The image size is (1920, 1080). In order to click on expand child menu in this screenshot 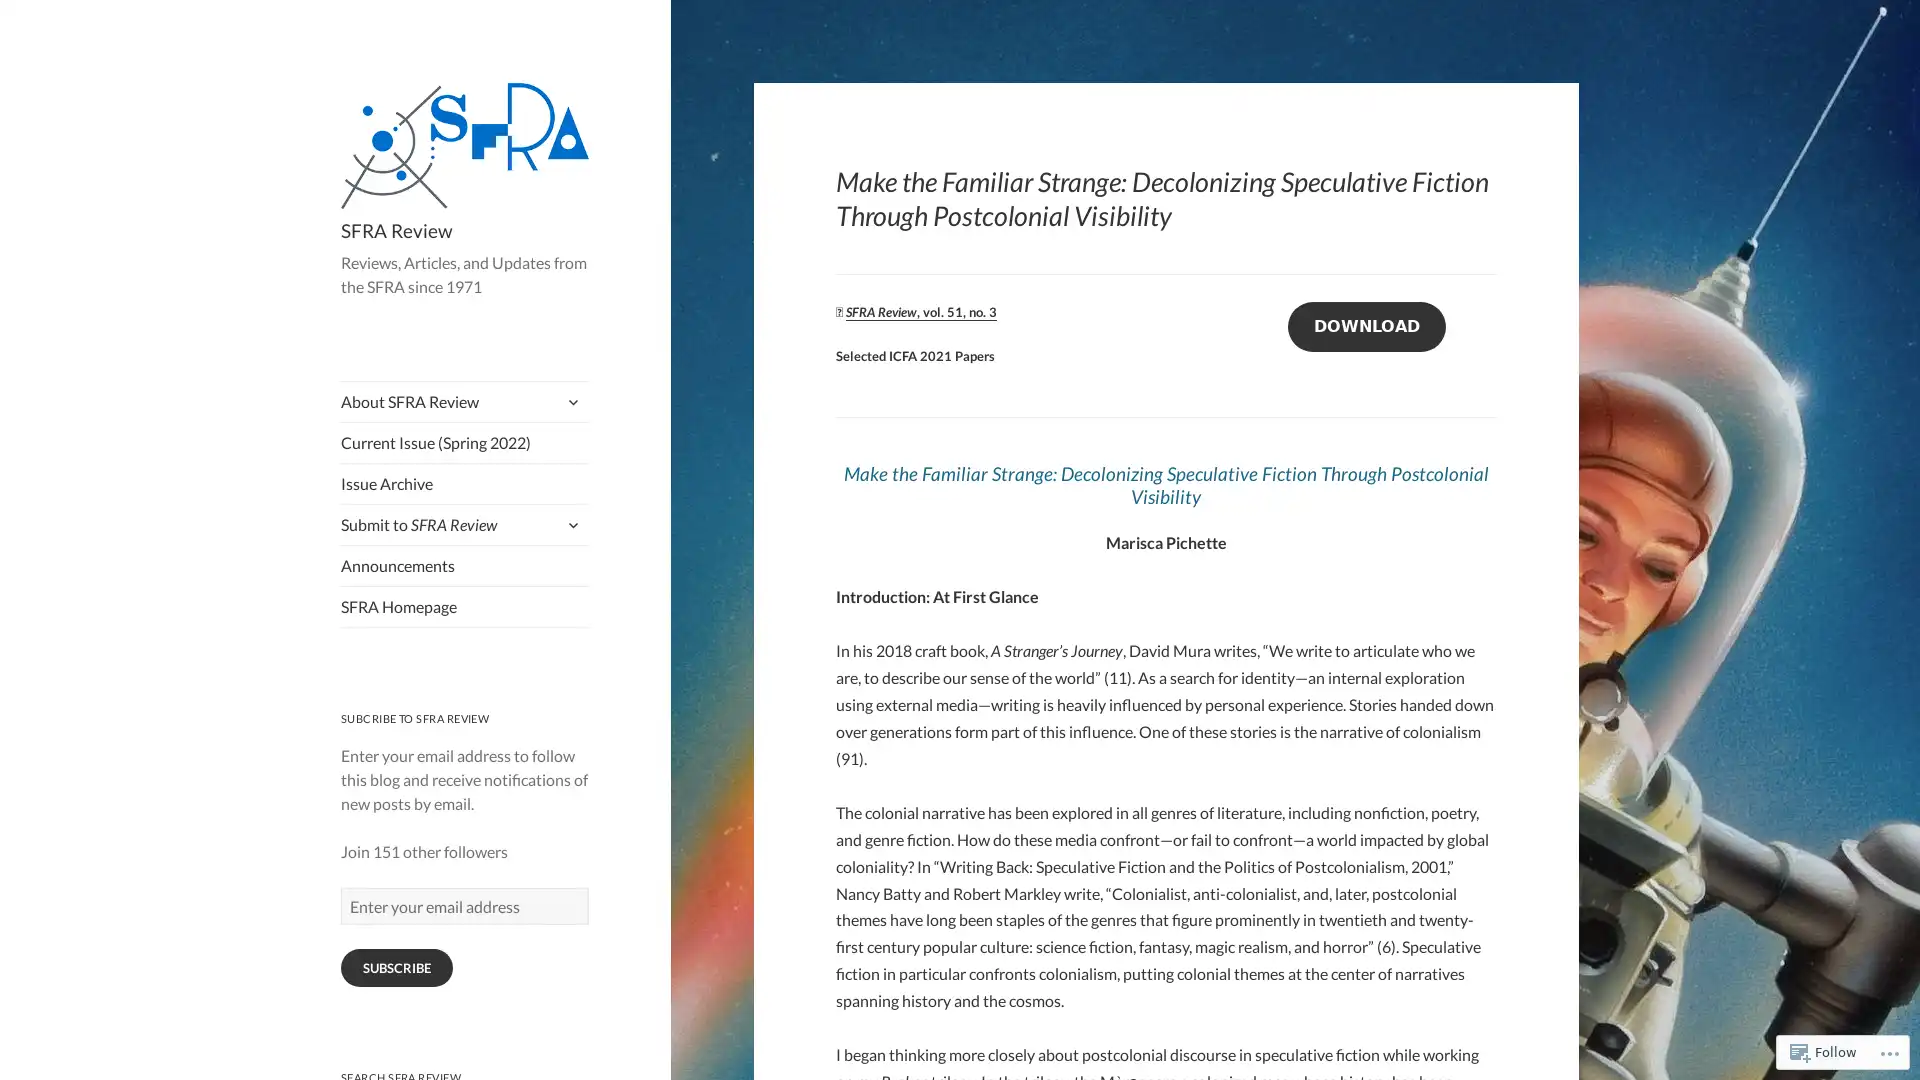, I will do `click(570, 523)`.